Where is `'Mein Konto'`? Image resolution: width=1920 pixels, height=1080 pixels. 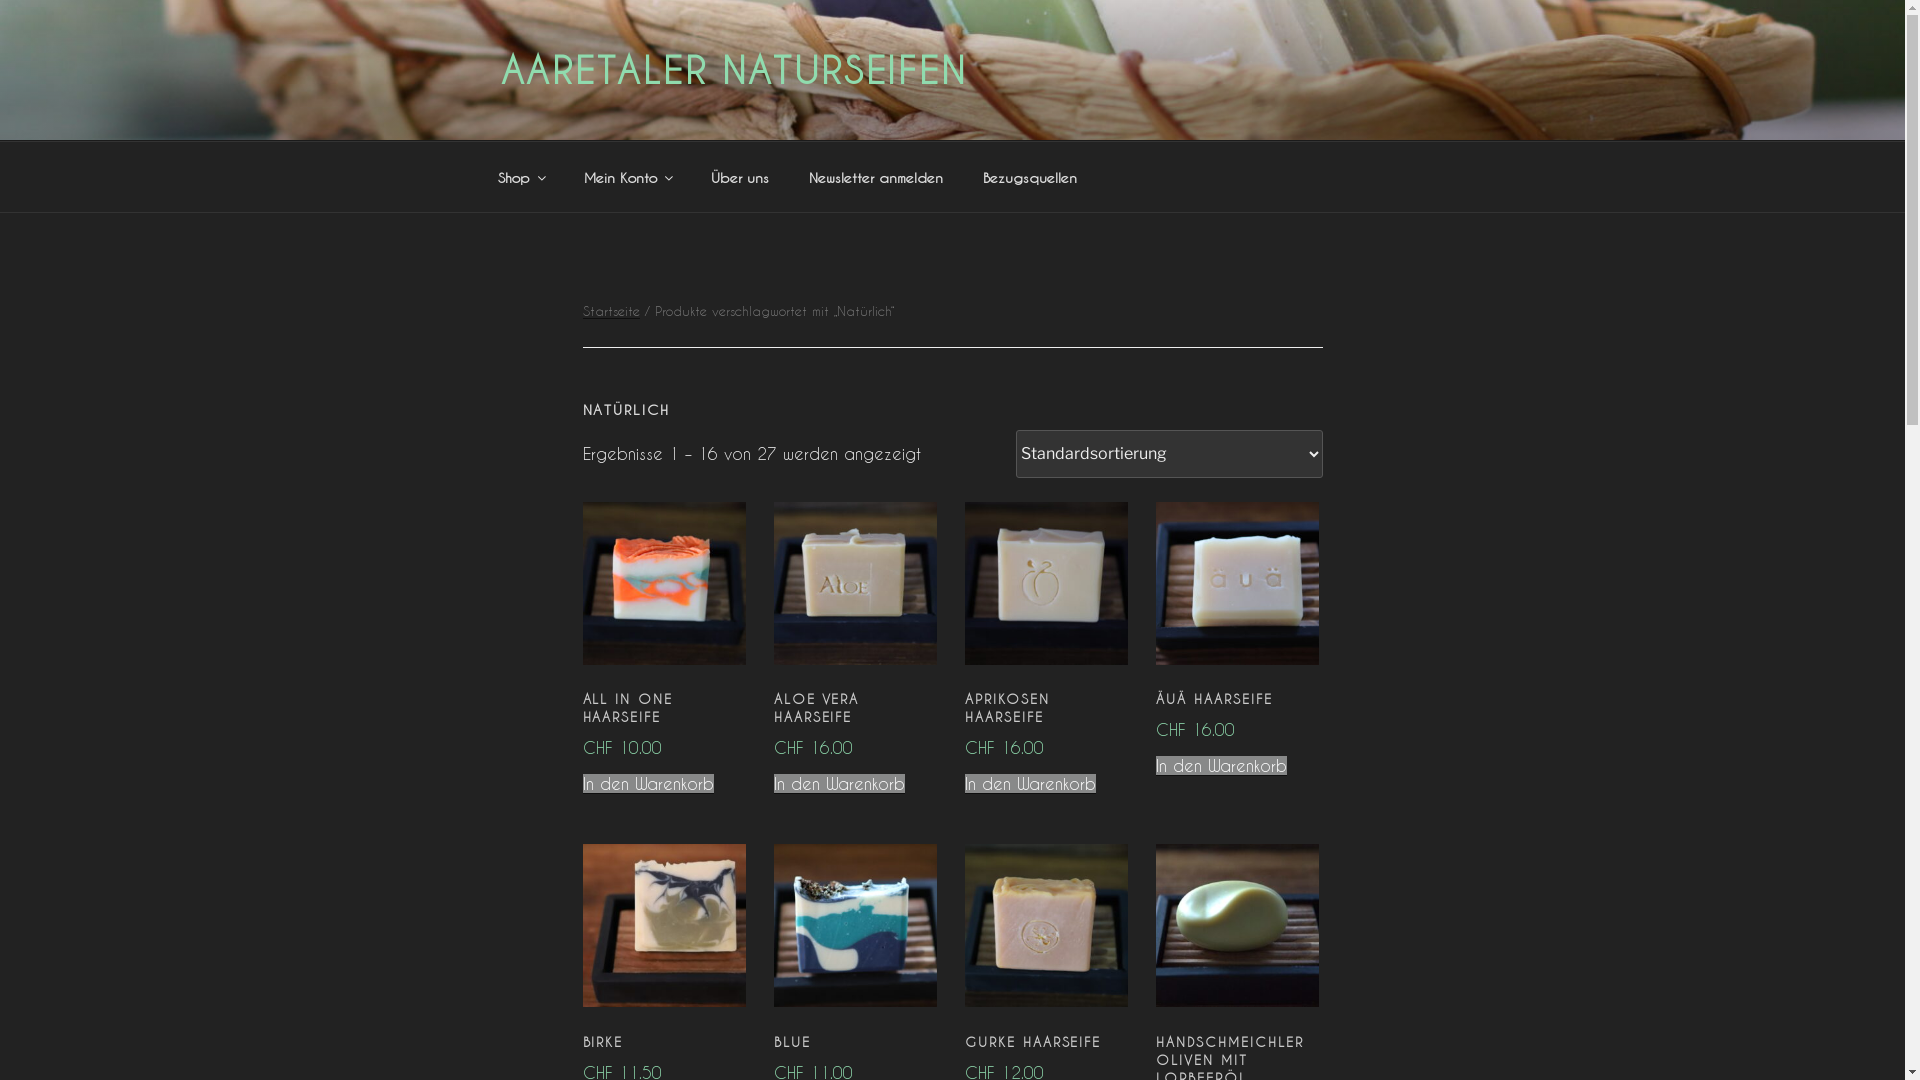
'Mein Konto' is located at coordinates (626, 175).